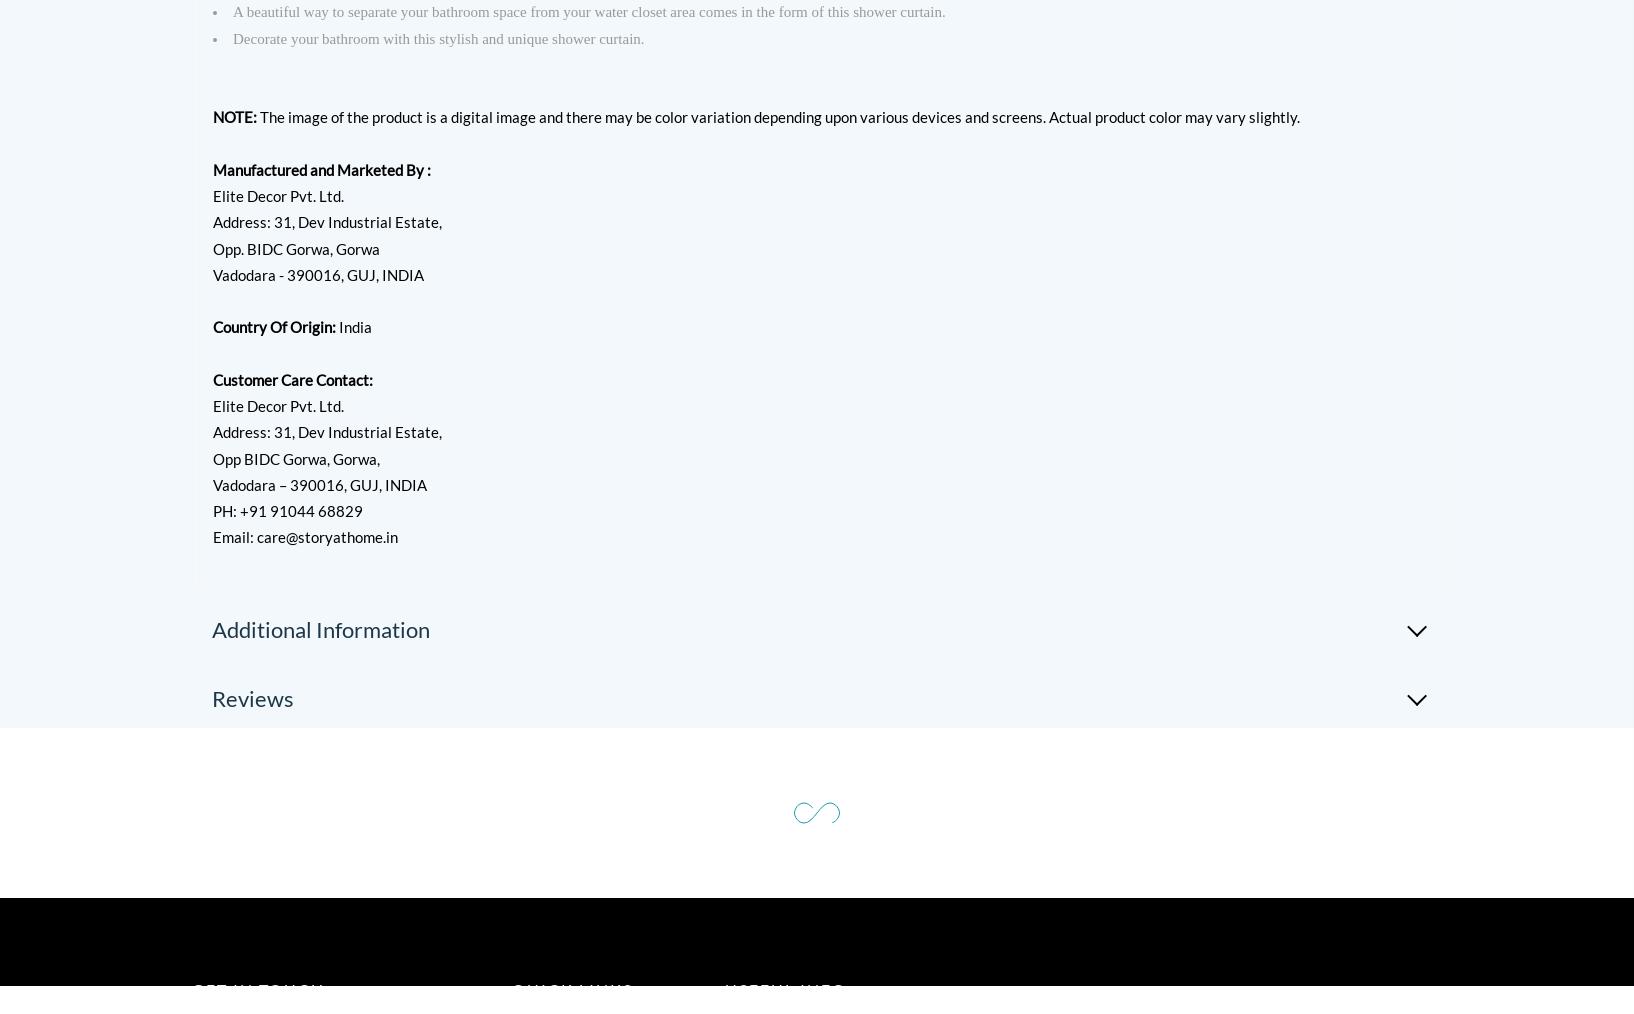  What do you see at coordinates (296, 458) in the screenshot?
I see `'Opp BIDC Gorwa, Gorwa,'` at bounding box center [296, 458].